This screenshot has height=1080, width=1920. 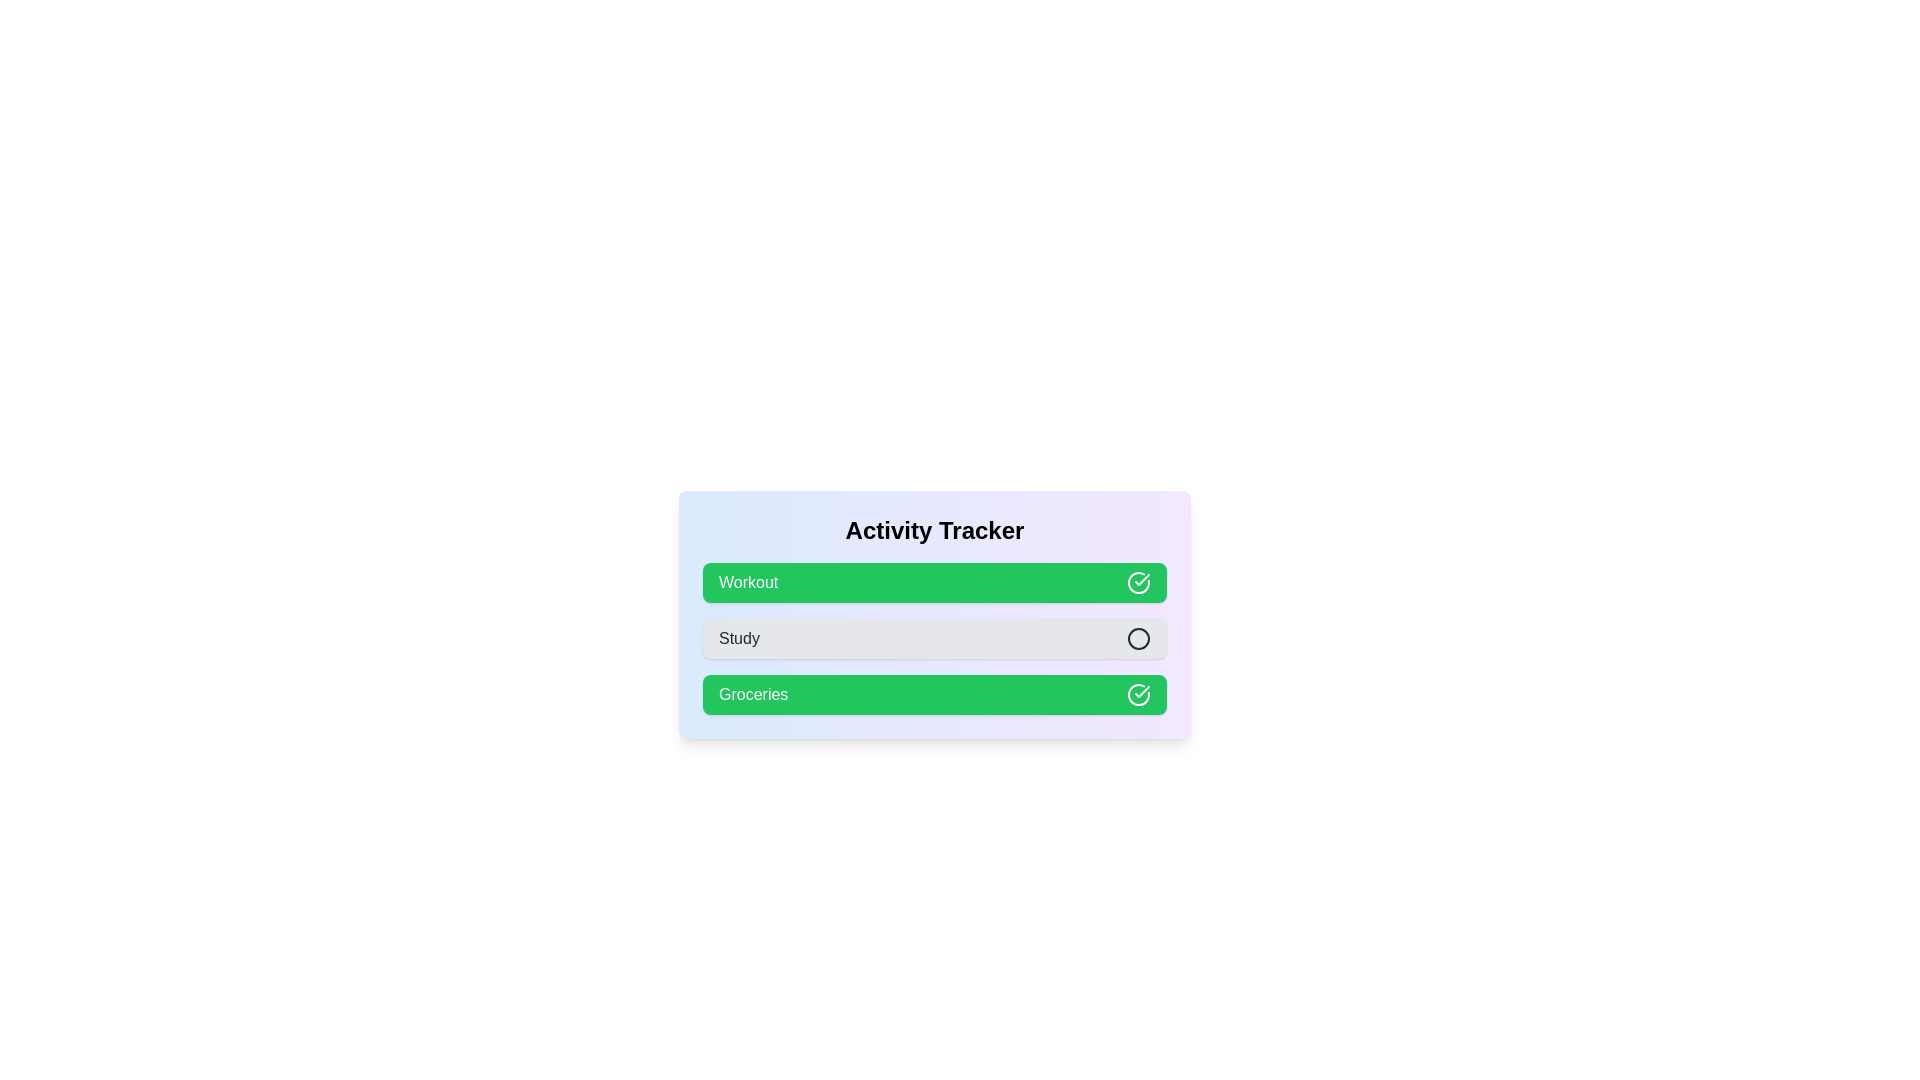 I want to click on the activity Groceries to toggle its completion status, so click(x=934, y=693).